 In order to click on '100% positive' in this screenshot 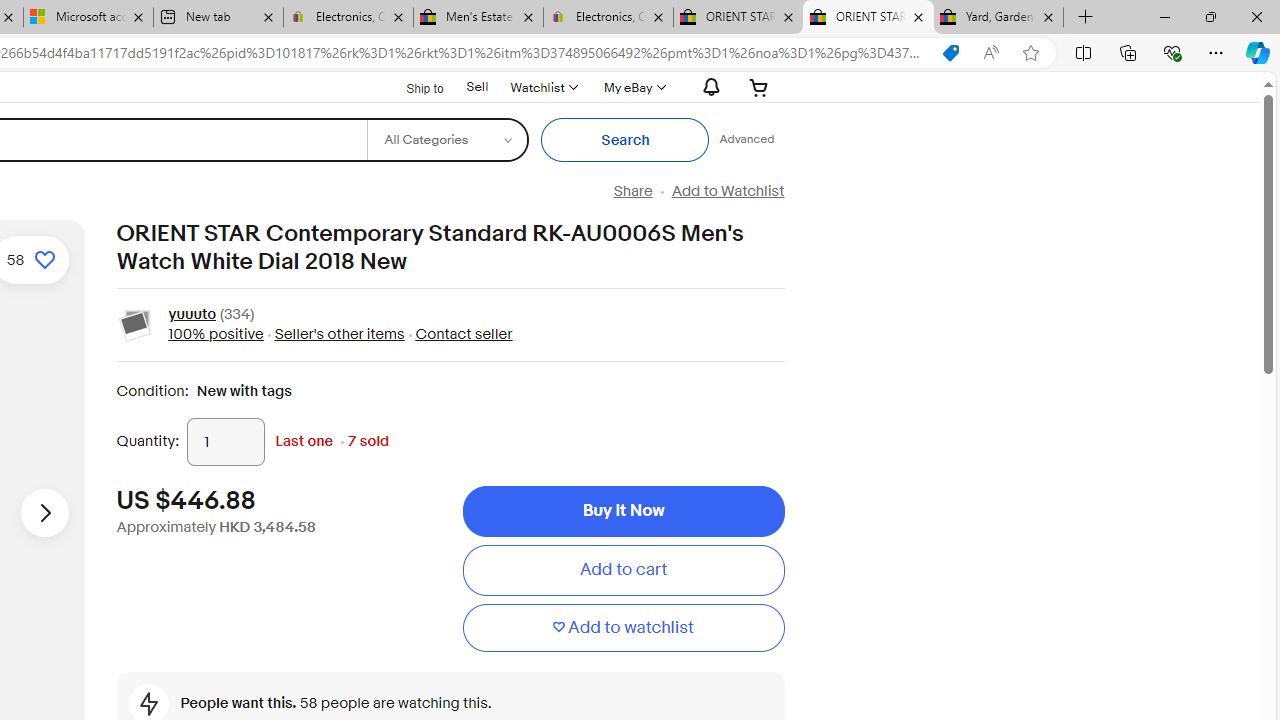, I will do `click(215, 333)`.